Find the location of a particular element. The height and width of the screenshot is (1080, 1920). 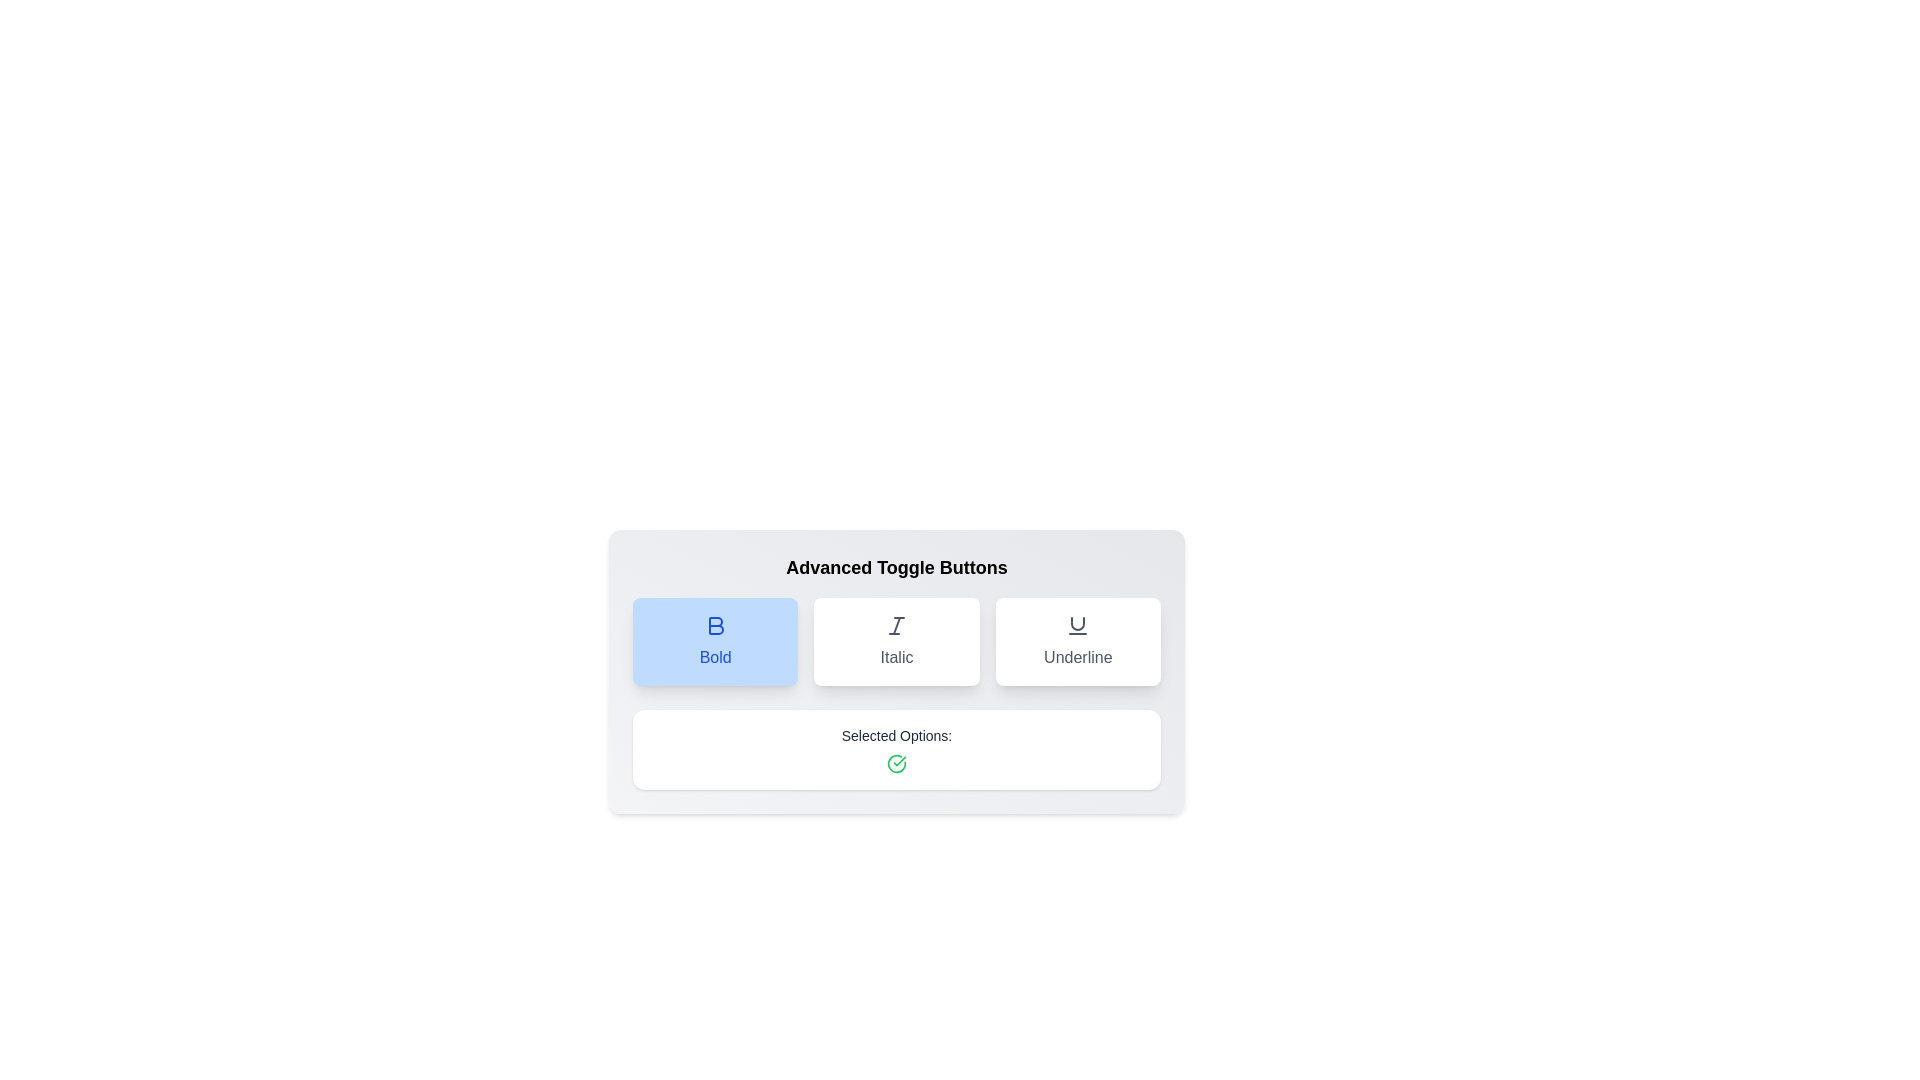

the 'Italic' button to toggle its state is located at coordinates (896, 641).